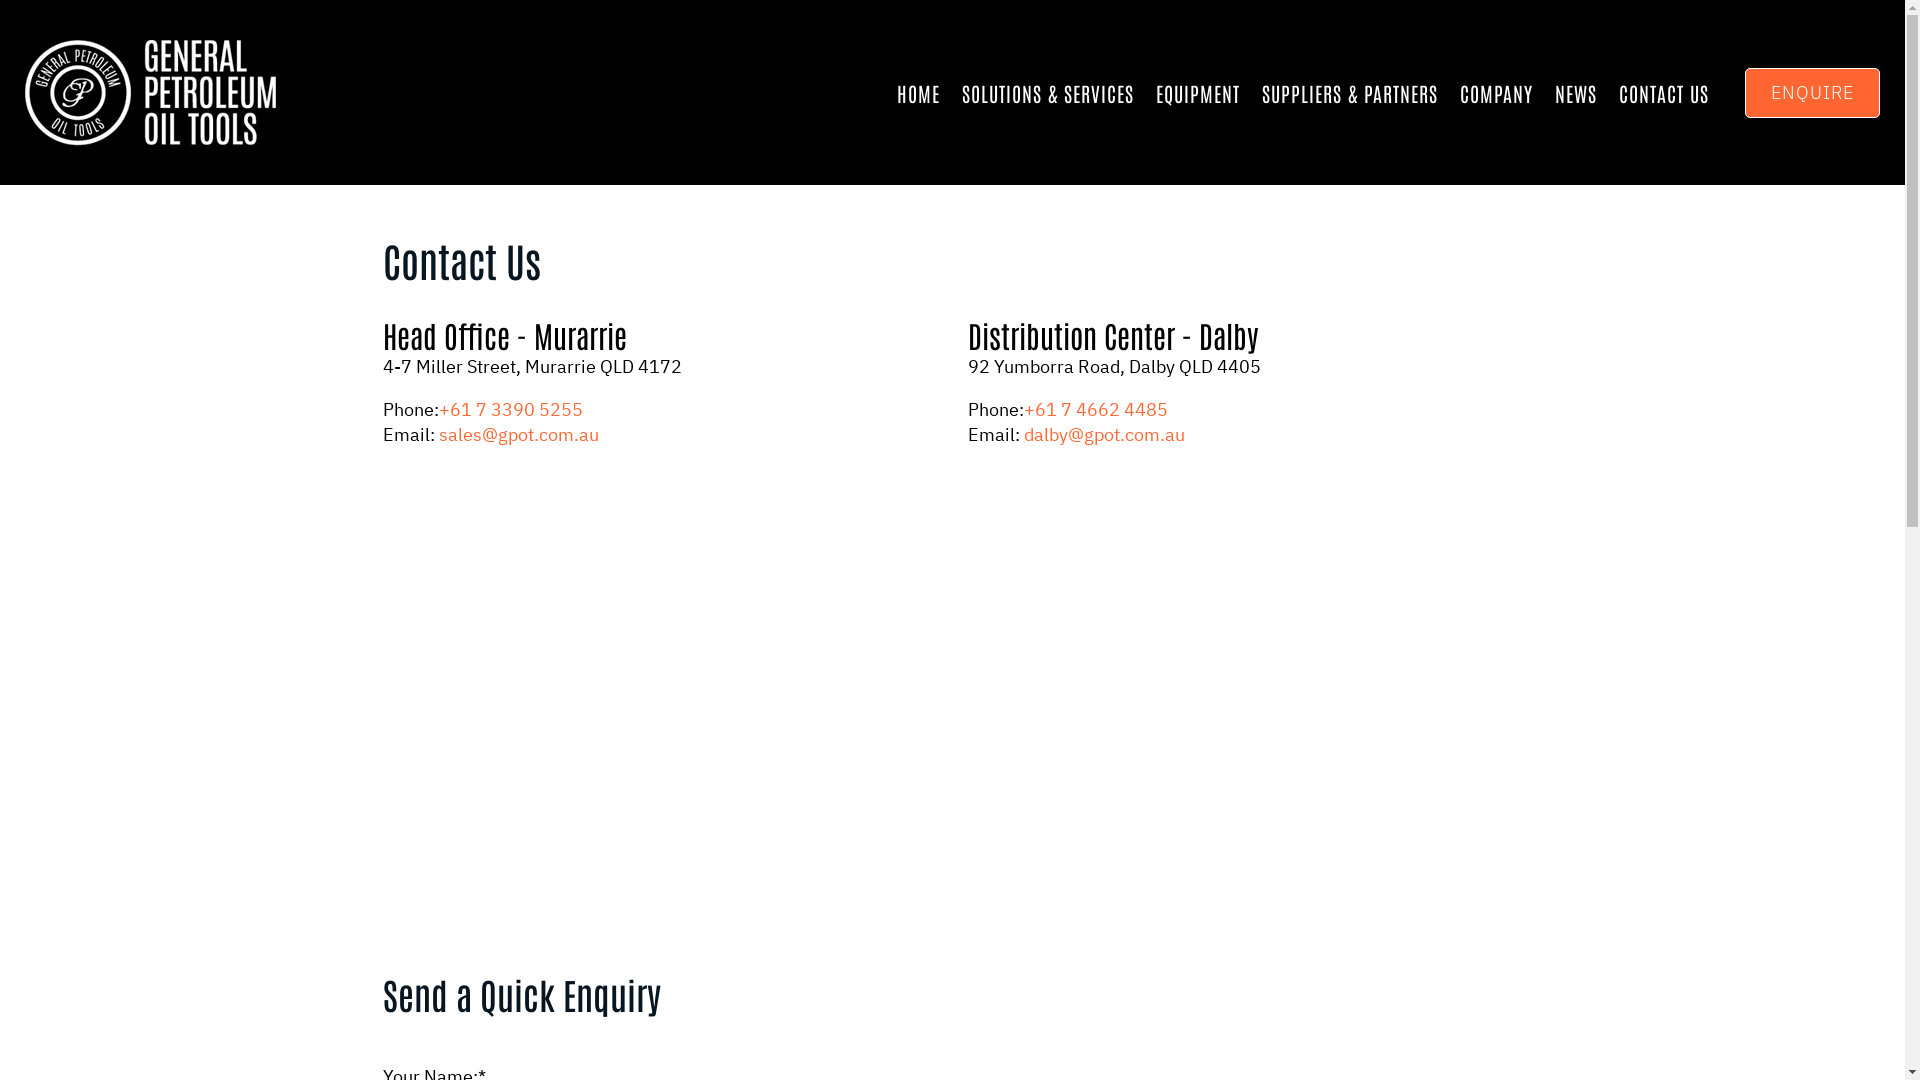  What do you see at coordinates (1553, 92) in the screenshot?
I see `'NEWS'` at bounding box center [1553, 92].